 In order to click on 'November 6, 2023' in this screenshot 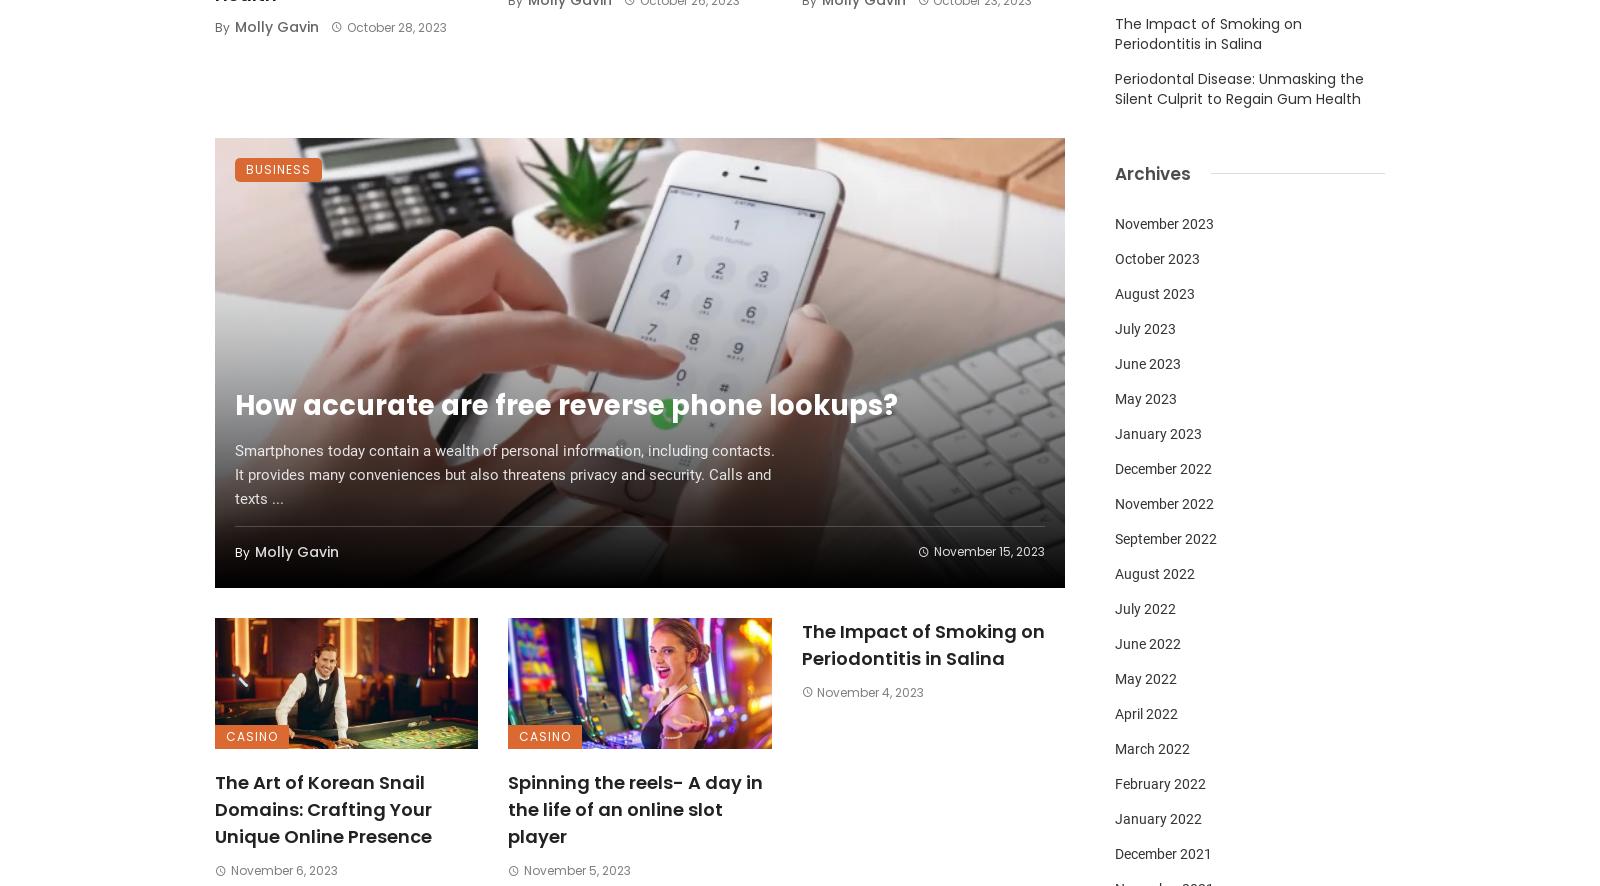, I will do `click(229, 869)`.